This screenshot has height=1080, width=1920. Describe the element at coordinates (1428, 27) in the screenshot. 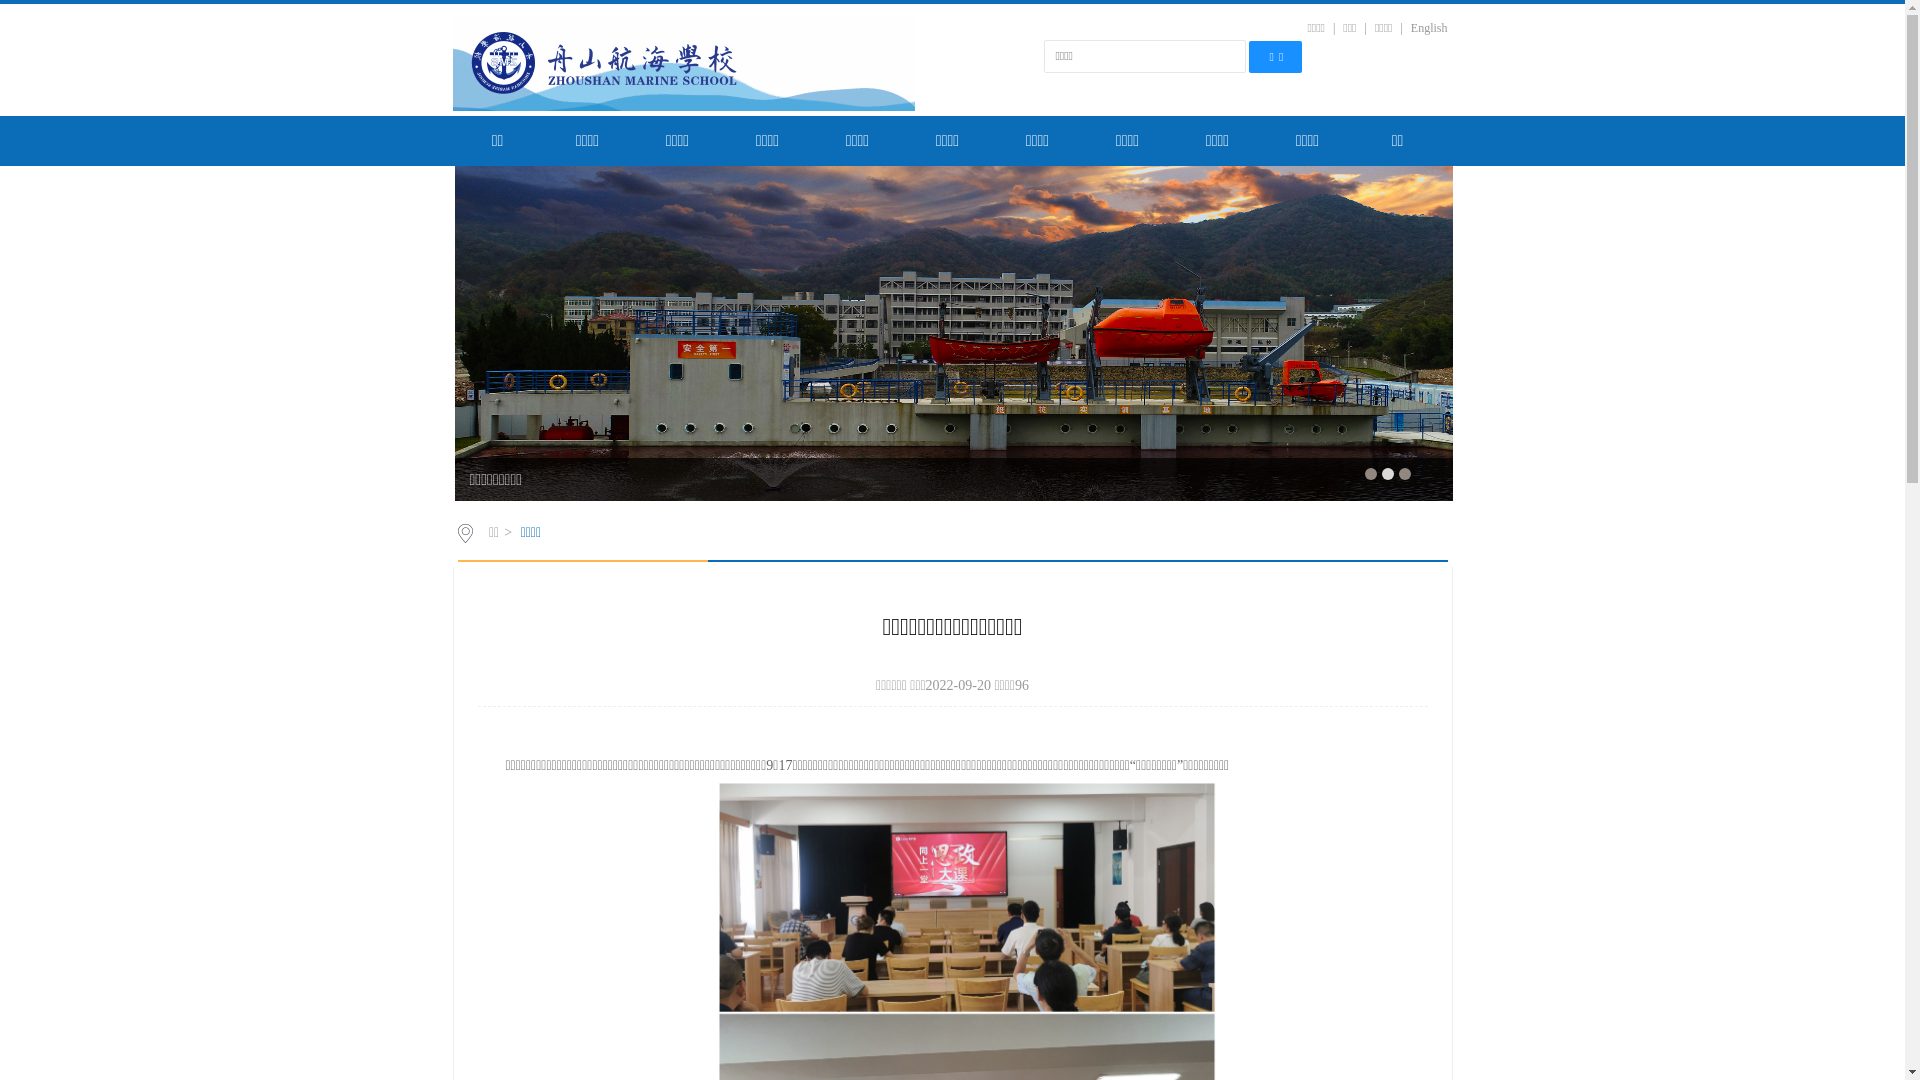

I see `'English'` at that location.